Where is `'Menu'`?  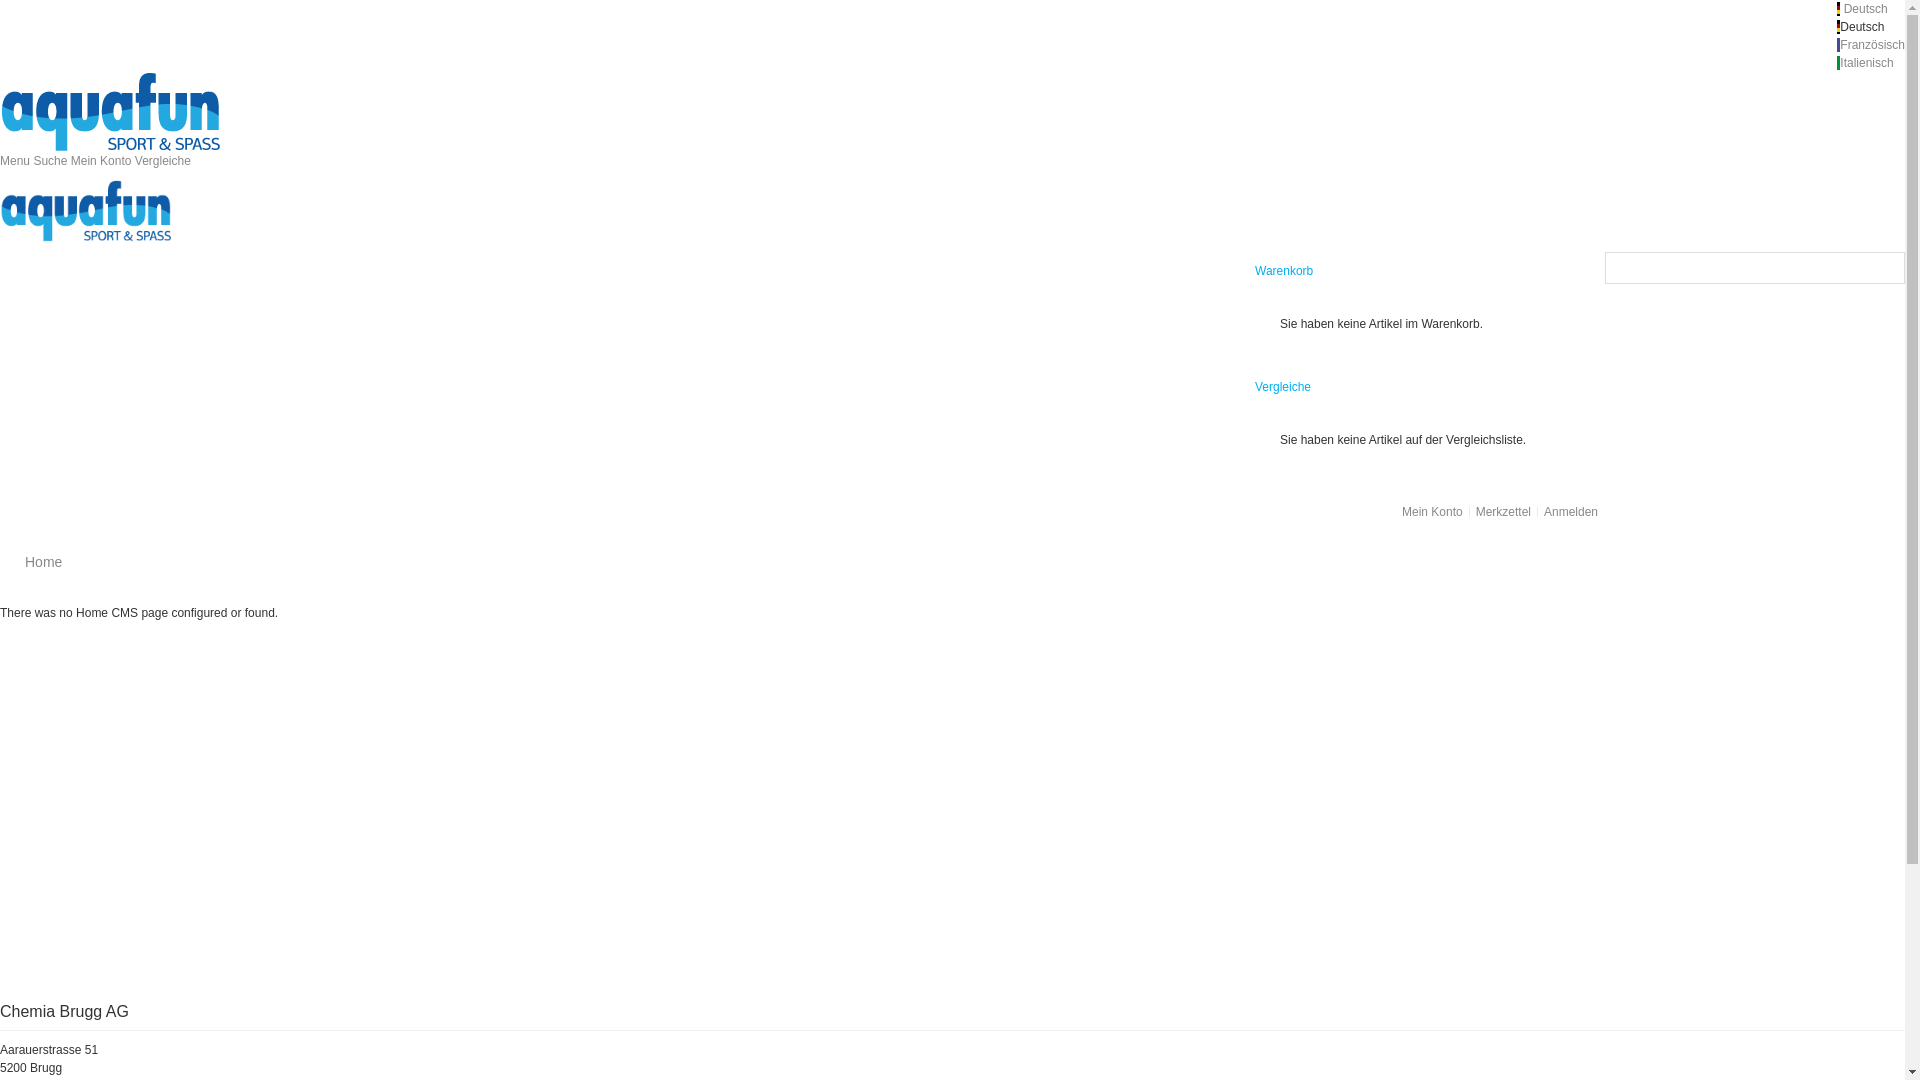
'Menu' is located at coordinates (0, 160).